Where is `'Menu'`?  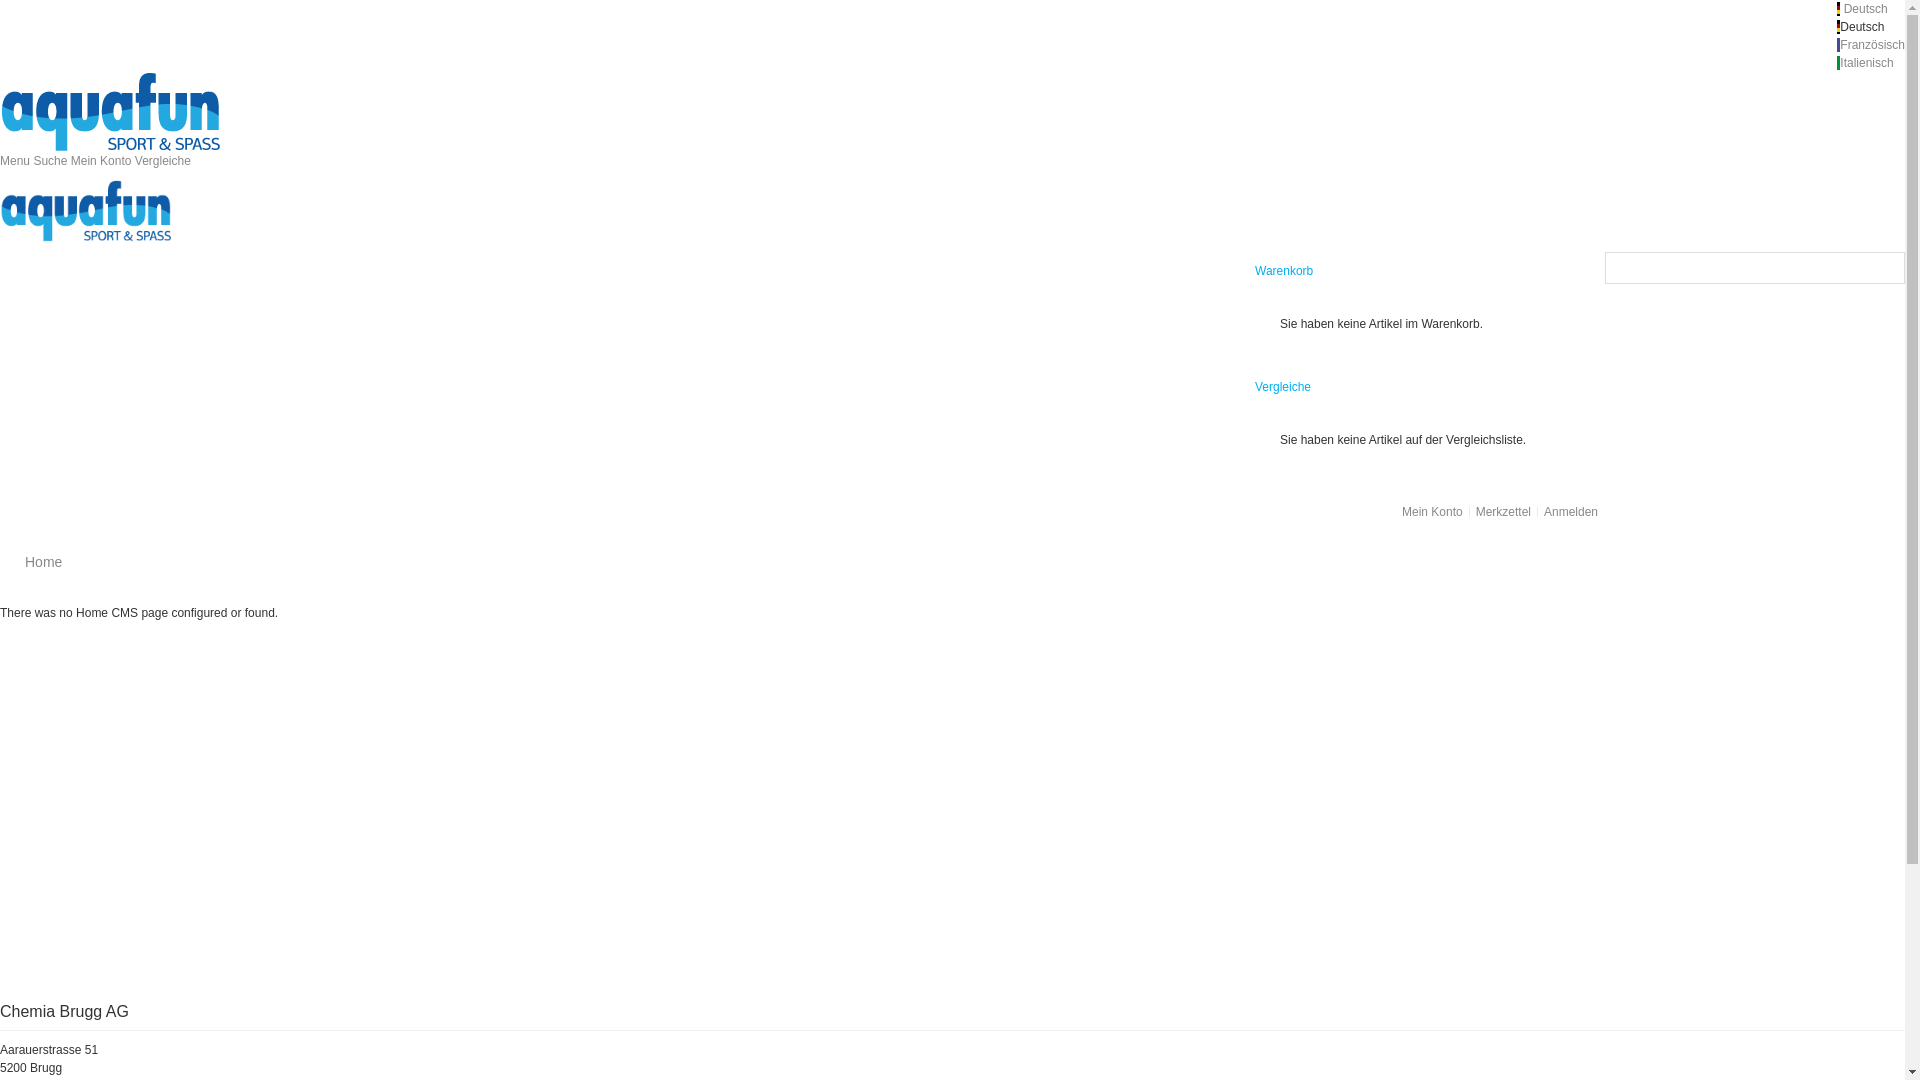
'Menu' is located at coordinates (0, 160).